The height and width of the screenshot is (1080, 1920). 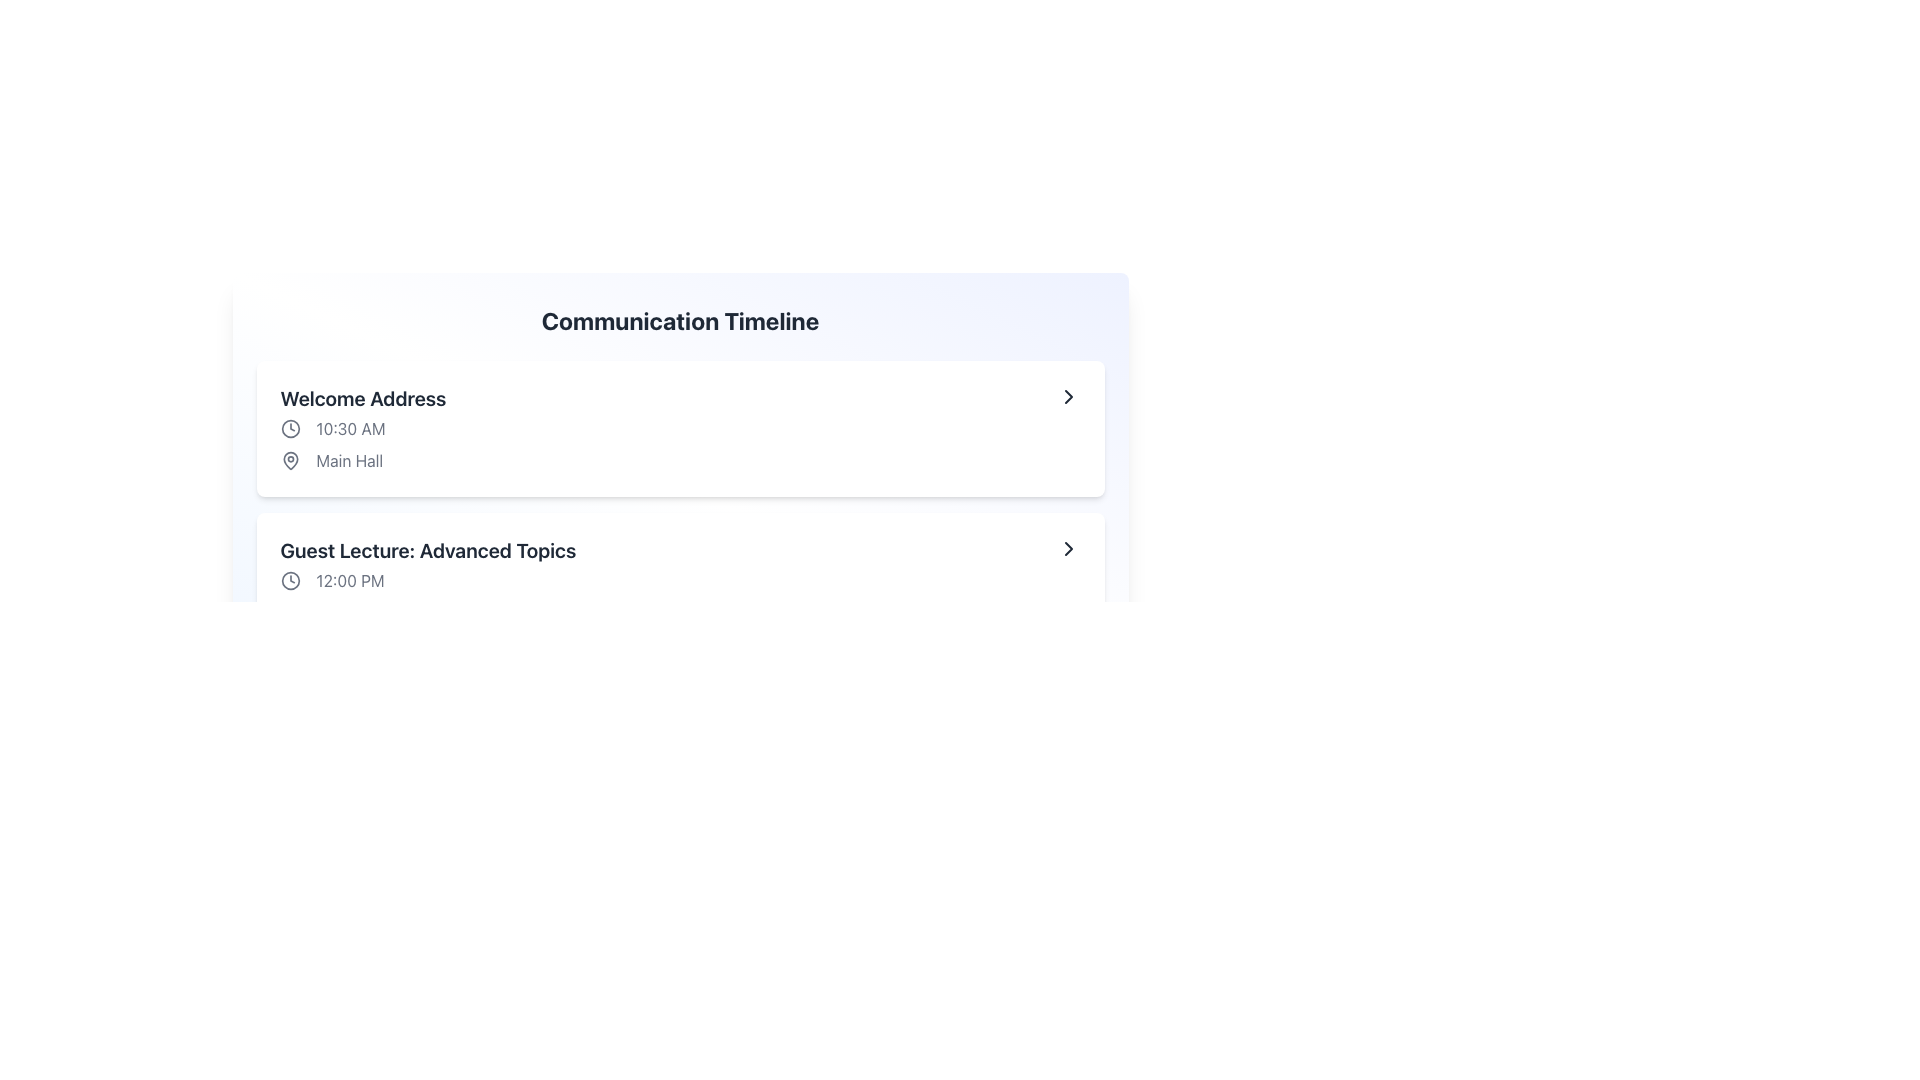 I want to click on text label displaying '12:00 PM', which is the fourth element in the 'Guest Lecture: Advanced Topics' list, styled in soft gray and aligned with a clock icon, so click(x=350, y=581).